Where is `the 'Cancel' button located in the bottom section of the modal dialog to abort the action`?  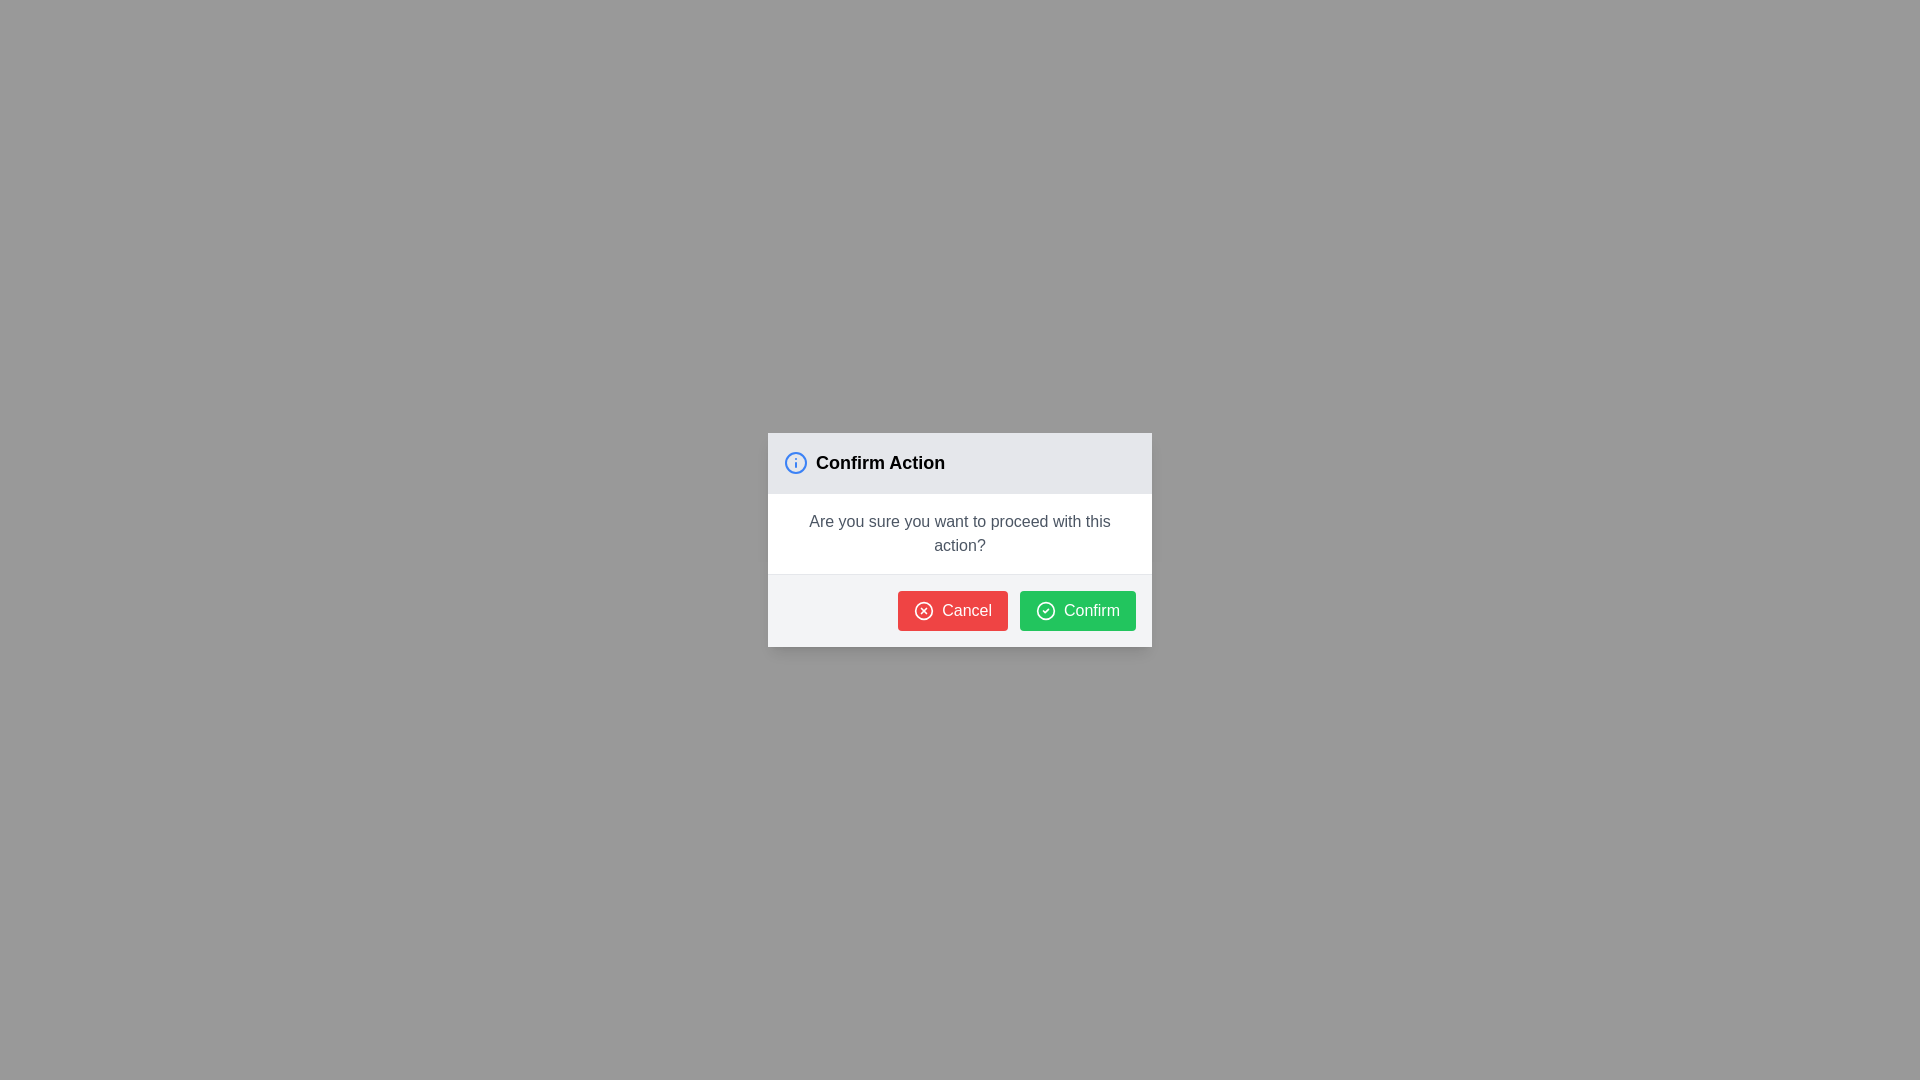
the 'Cancel' button located in the bottom section of the modal dialog to abort the action is located at coordinates (960, 608).